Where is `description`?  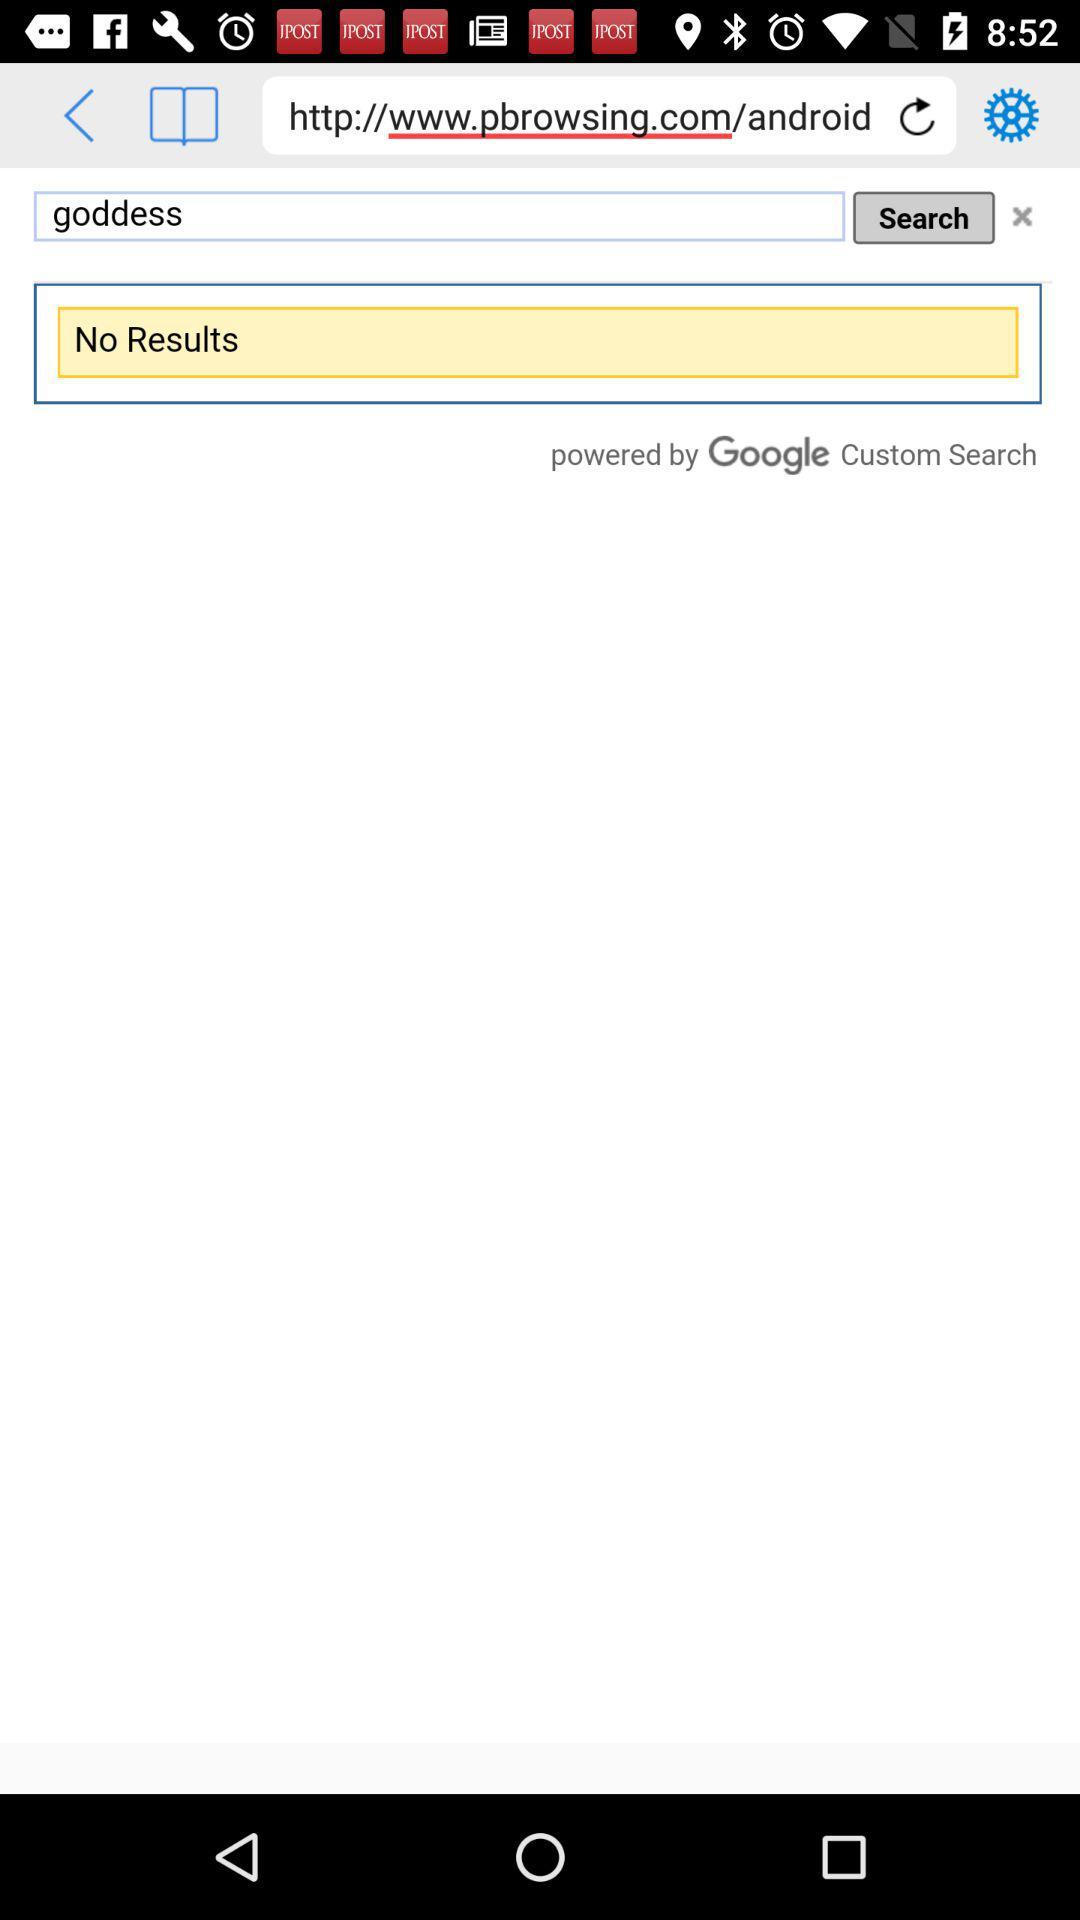 description is located at coordinates (540, 954).